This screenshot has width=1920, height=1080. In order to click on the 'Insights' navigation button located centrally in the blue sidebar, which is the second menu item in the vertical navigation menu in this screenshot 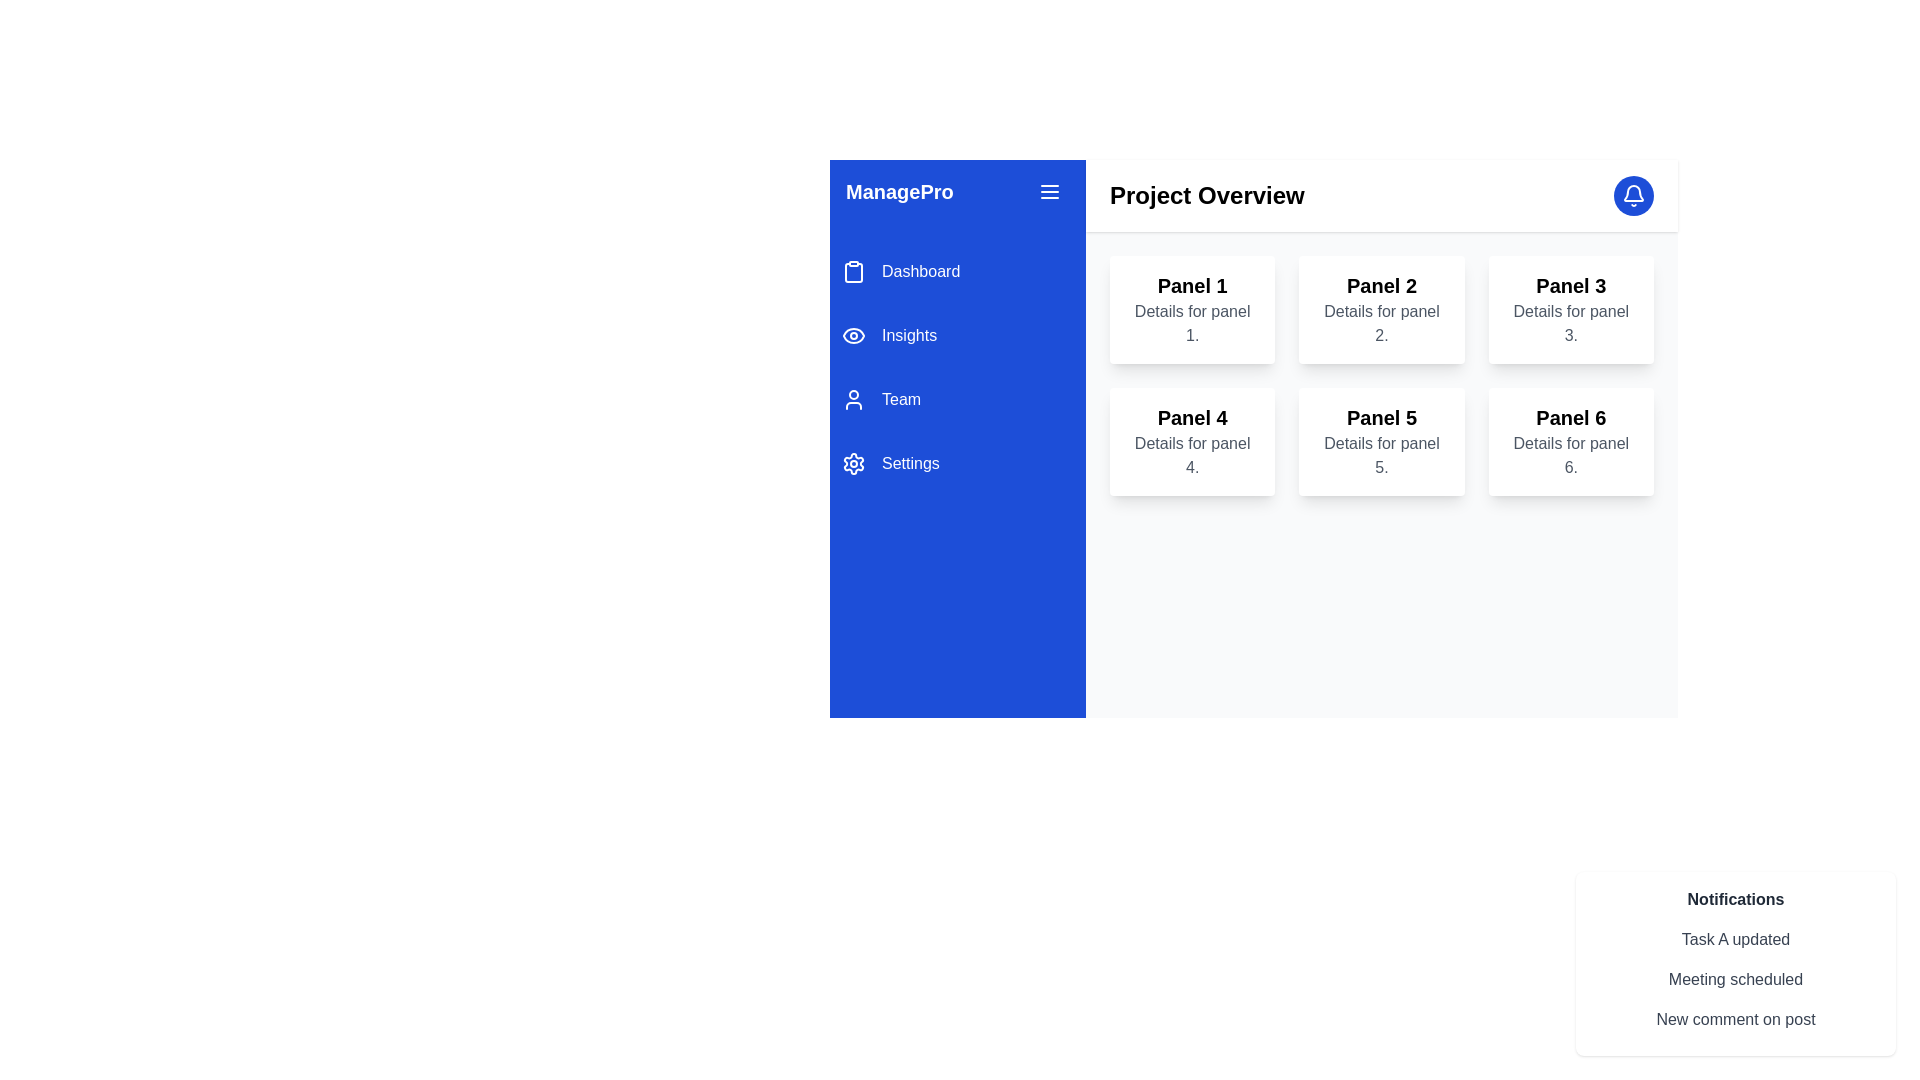, I will do `click(957, 334)`.